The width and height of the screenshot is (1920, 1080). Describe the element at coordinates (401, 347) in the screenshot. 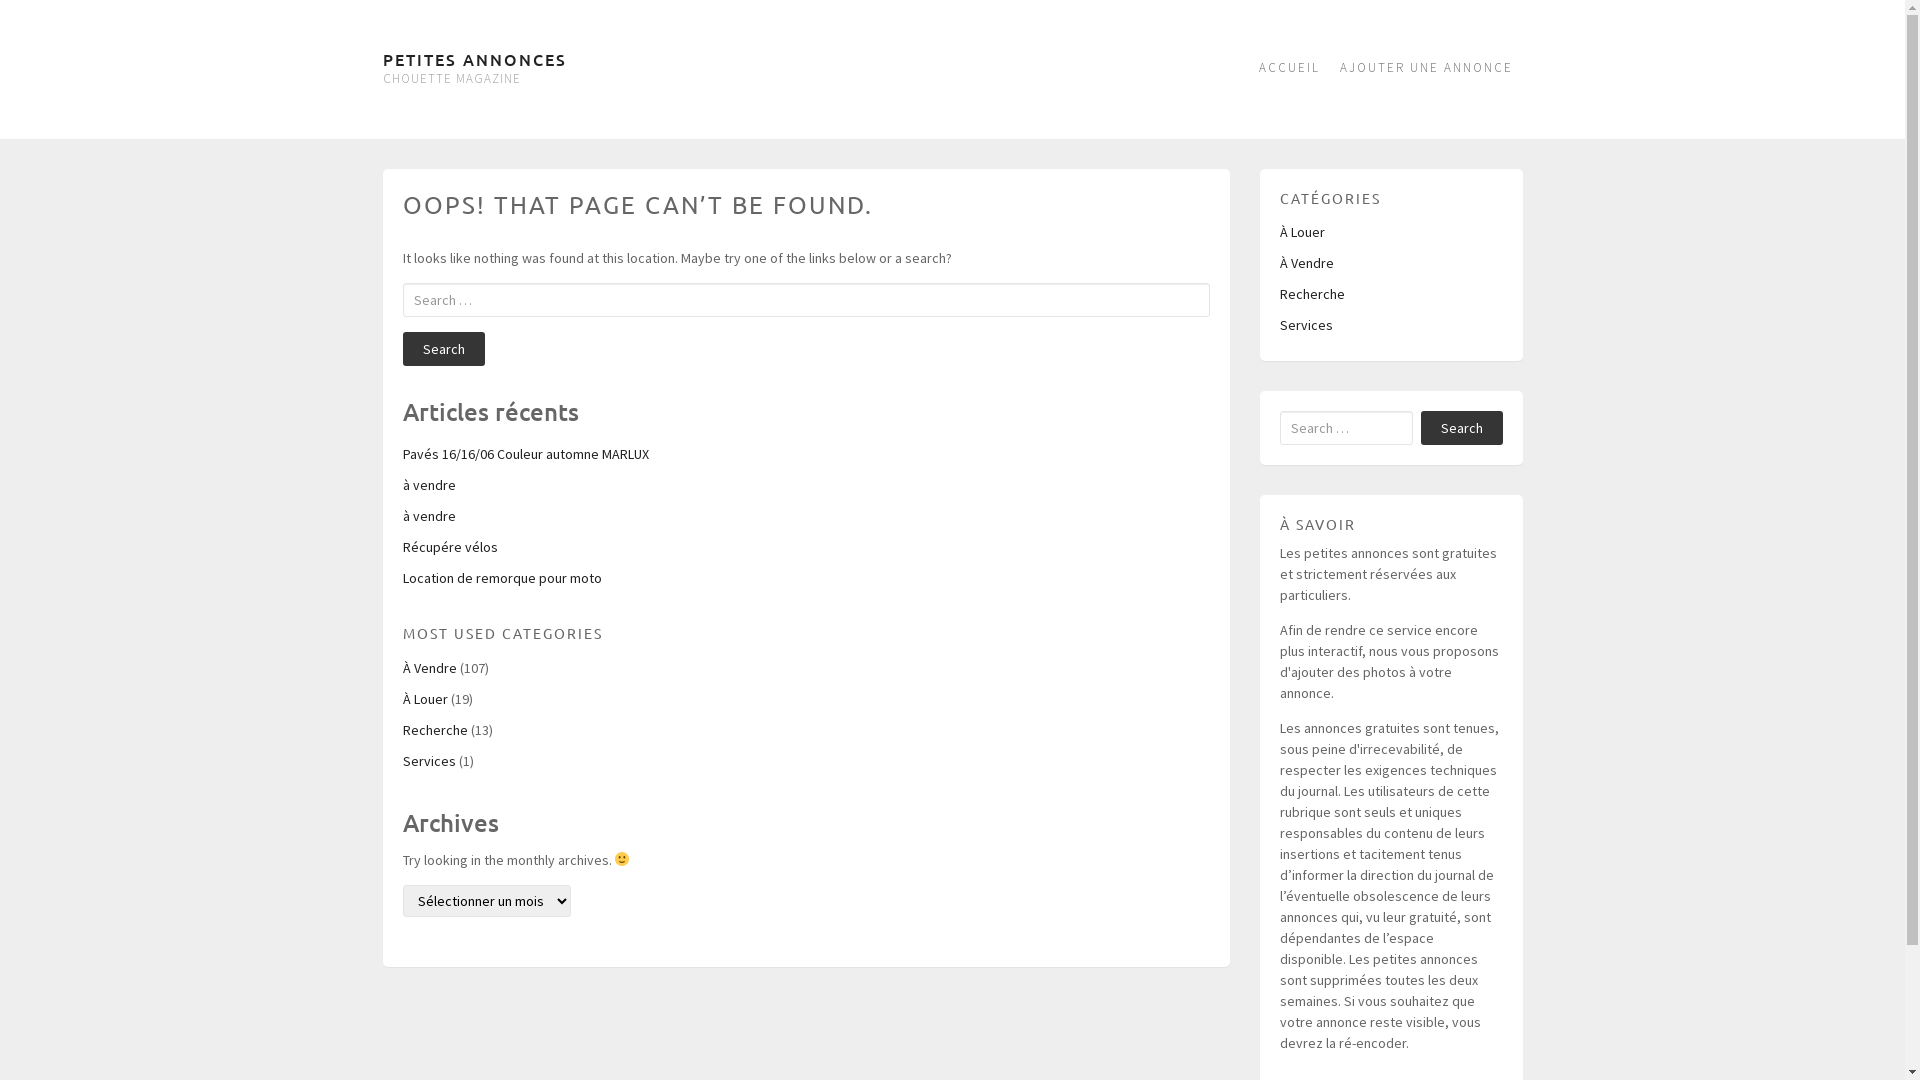

I see `'Search'` at that location.